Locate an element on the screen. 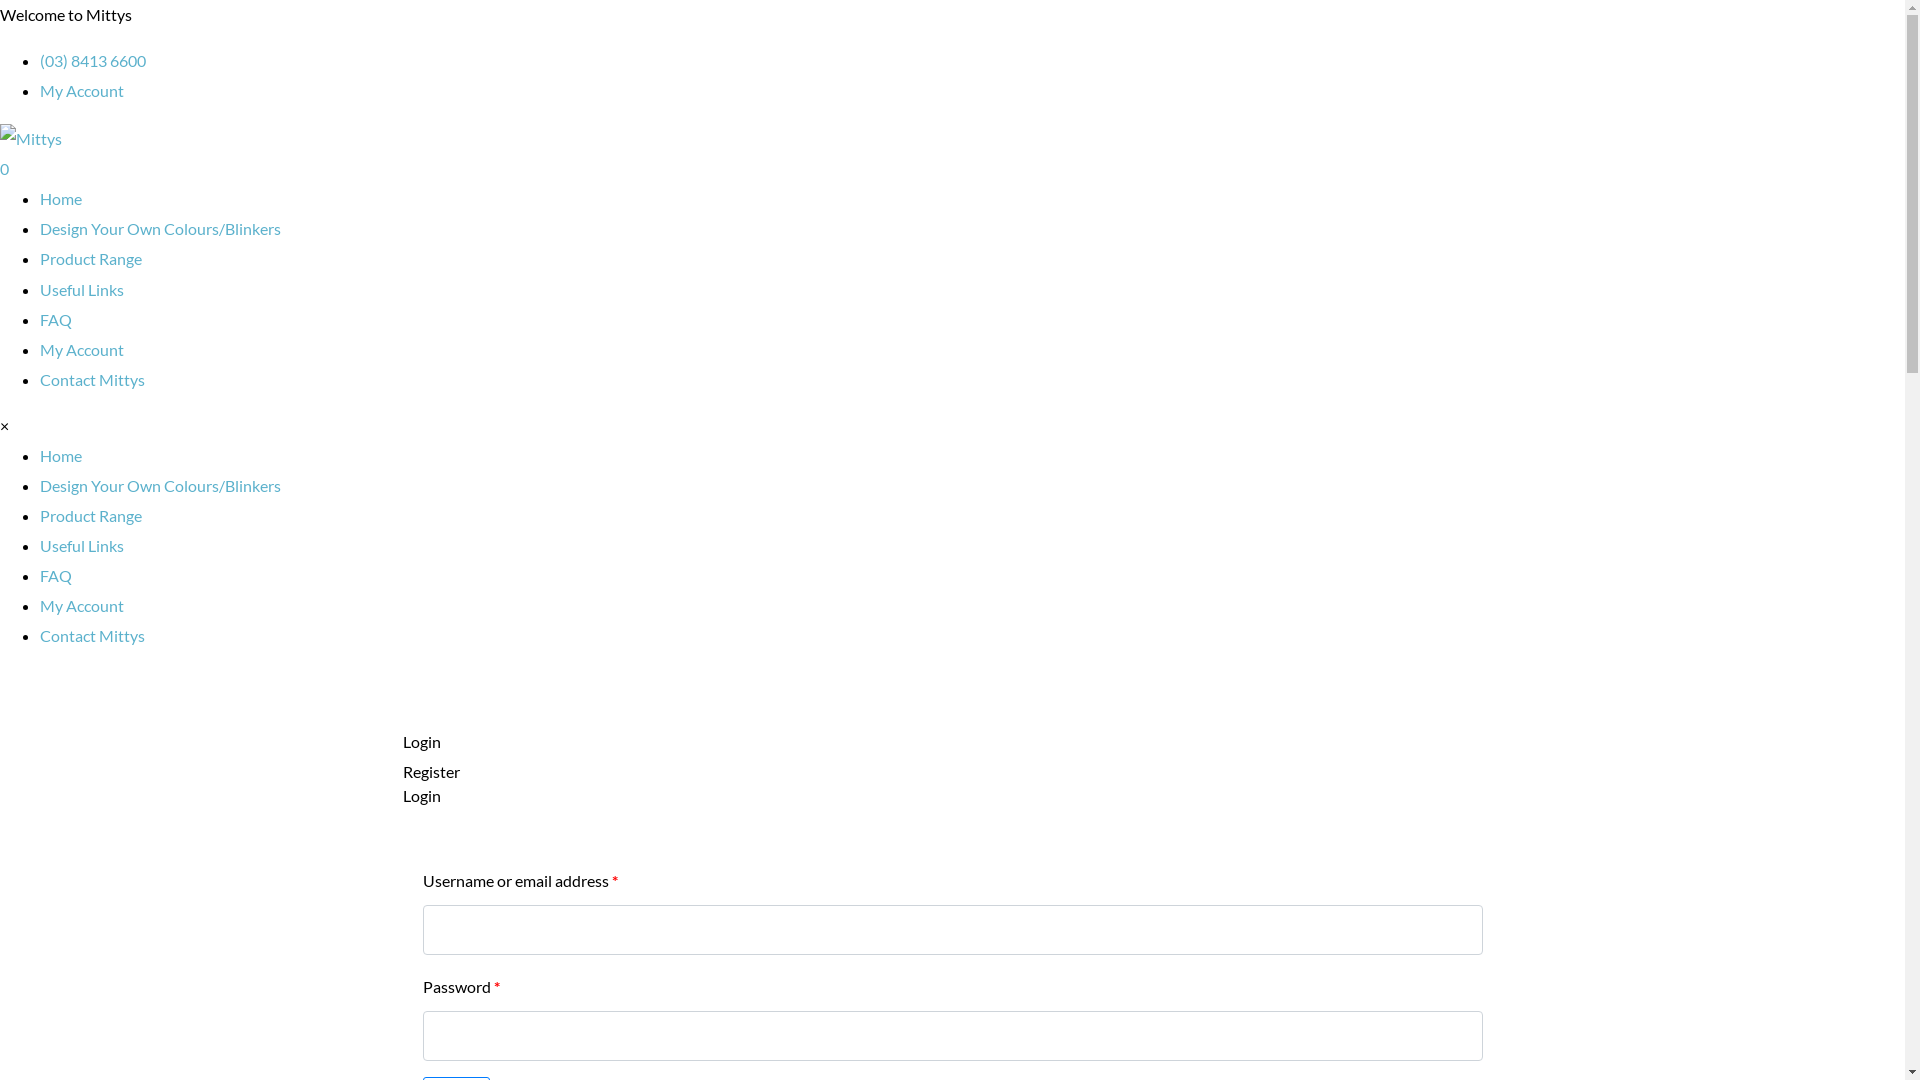  '(03) 8413 6600' is located at coordinates (91, 59).